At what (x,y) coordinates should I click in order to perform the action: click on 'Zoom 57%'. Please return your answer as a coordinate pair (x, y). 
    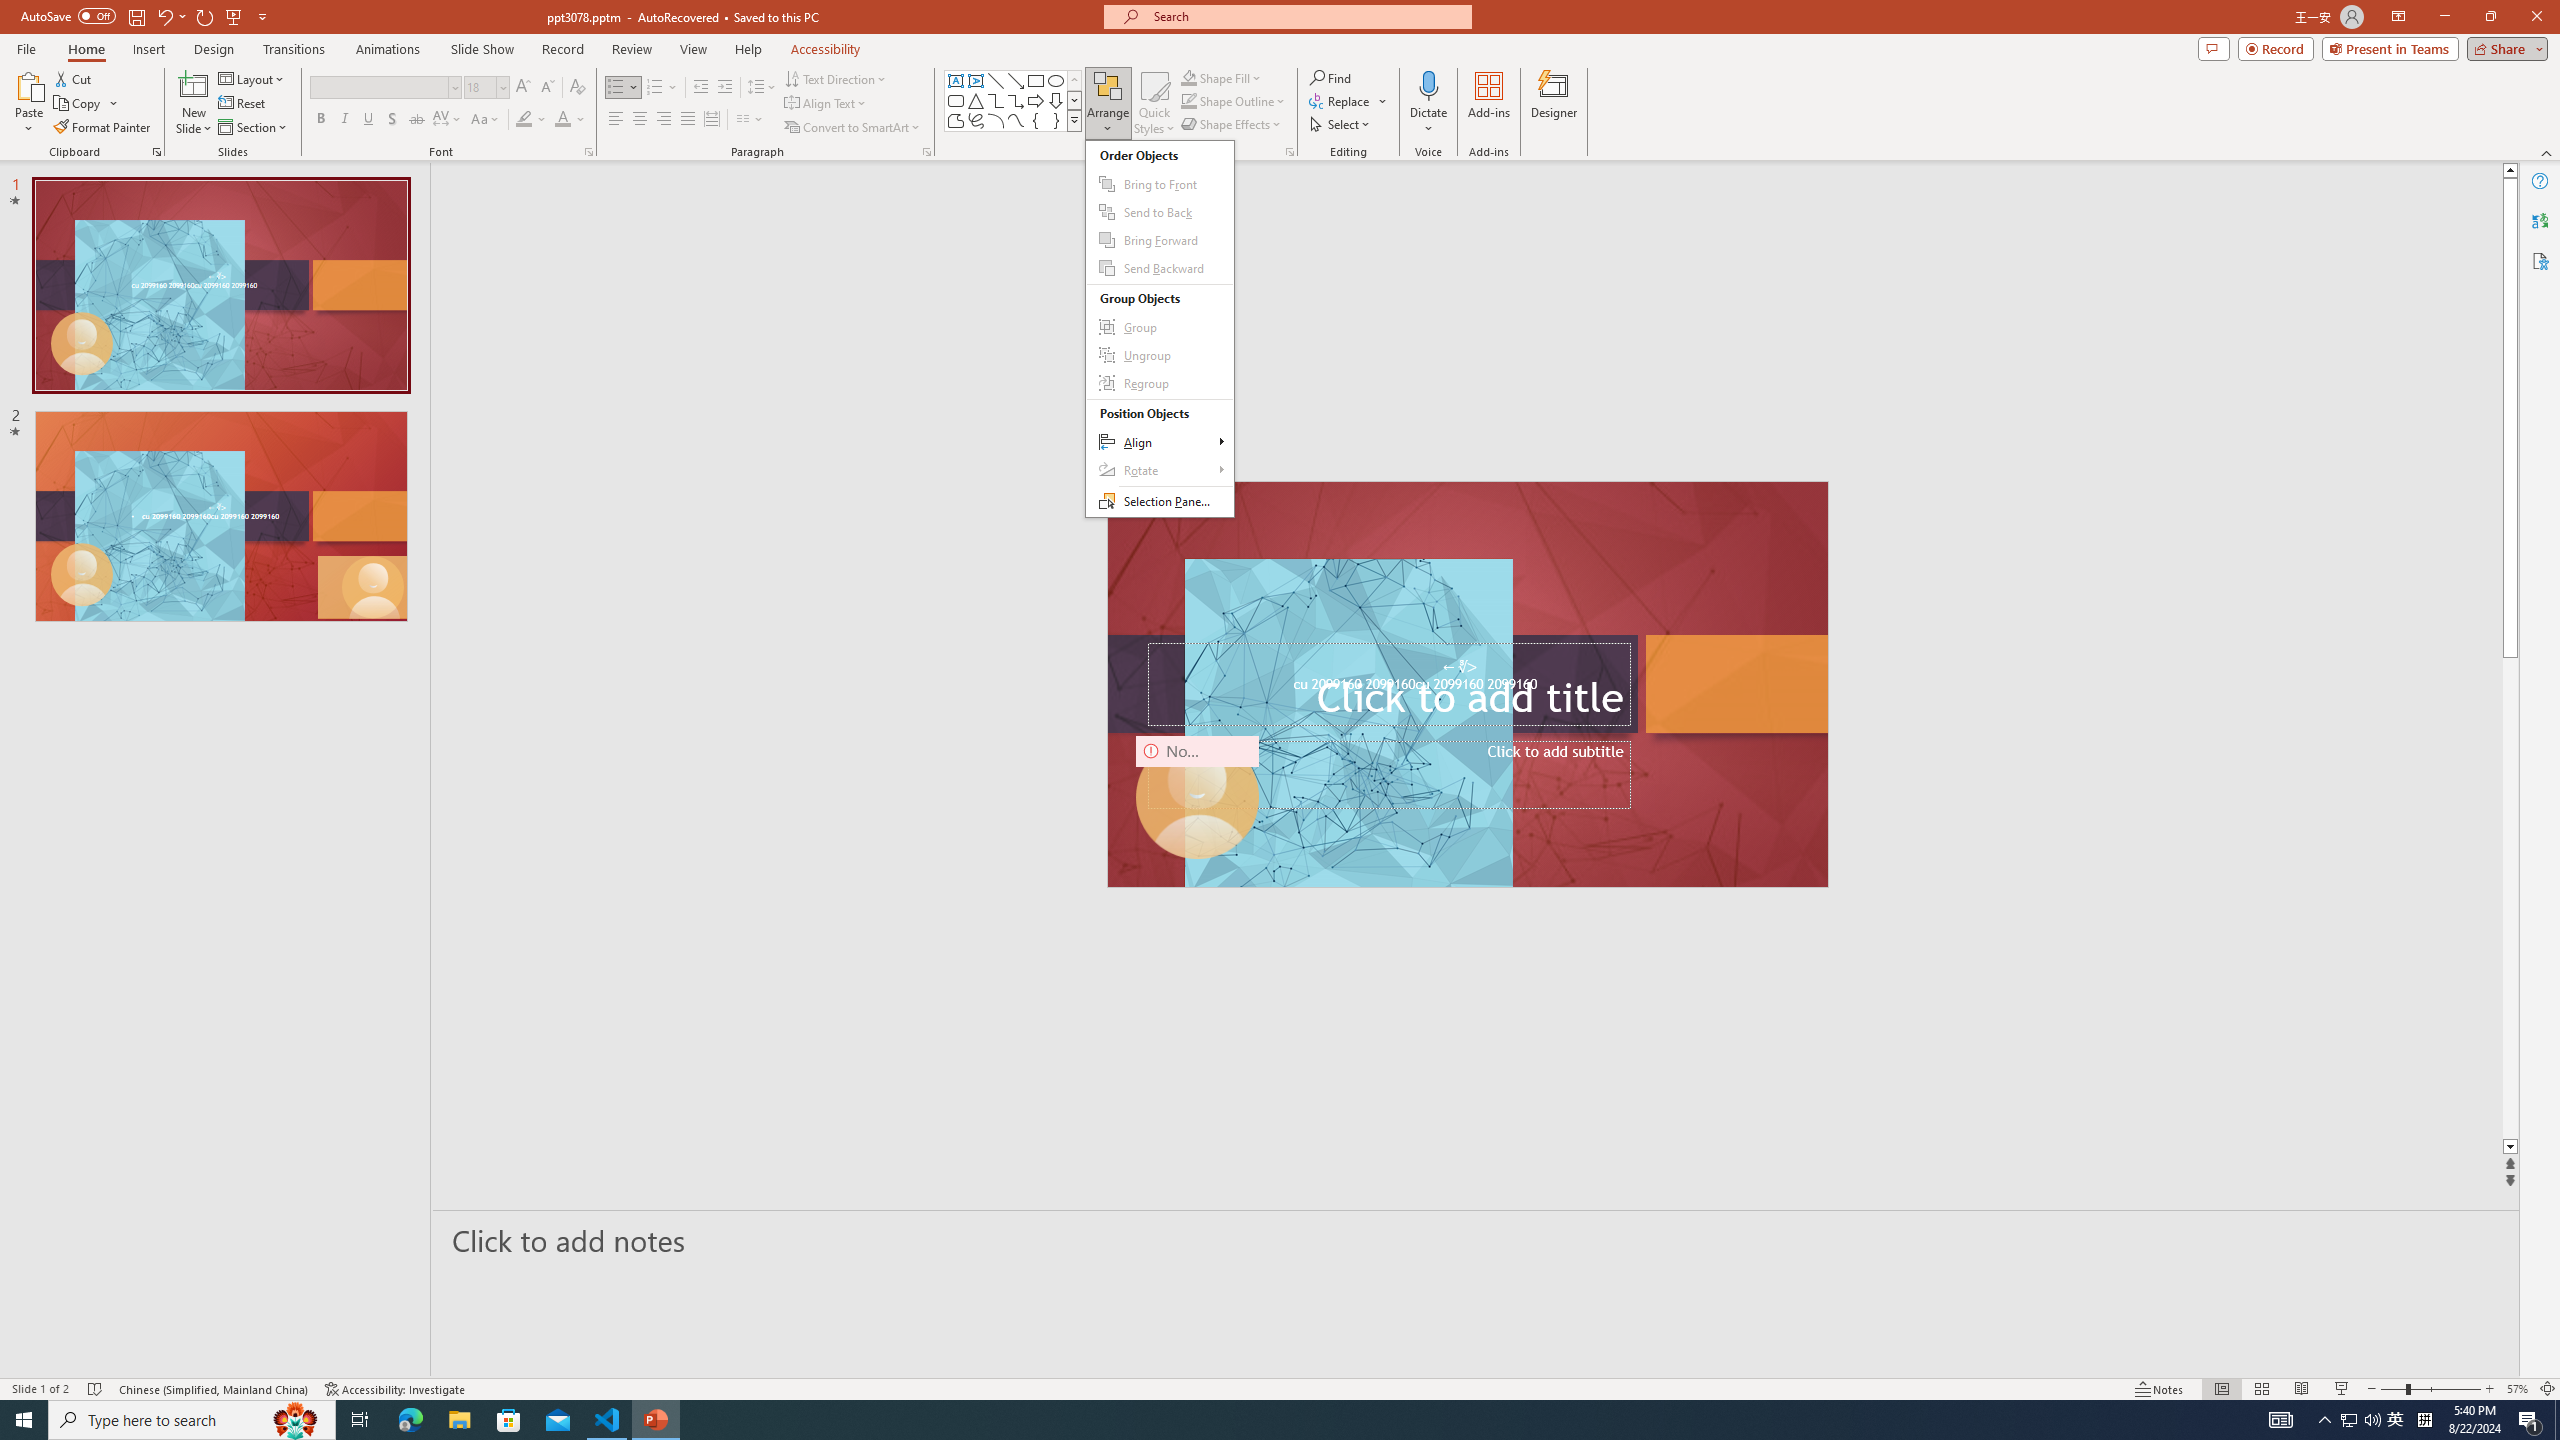
    Looking at the image, I should click on (2516, 1389).